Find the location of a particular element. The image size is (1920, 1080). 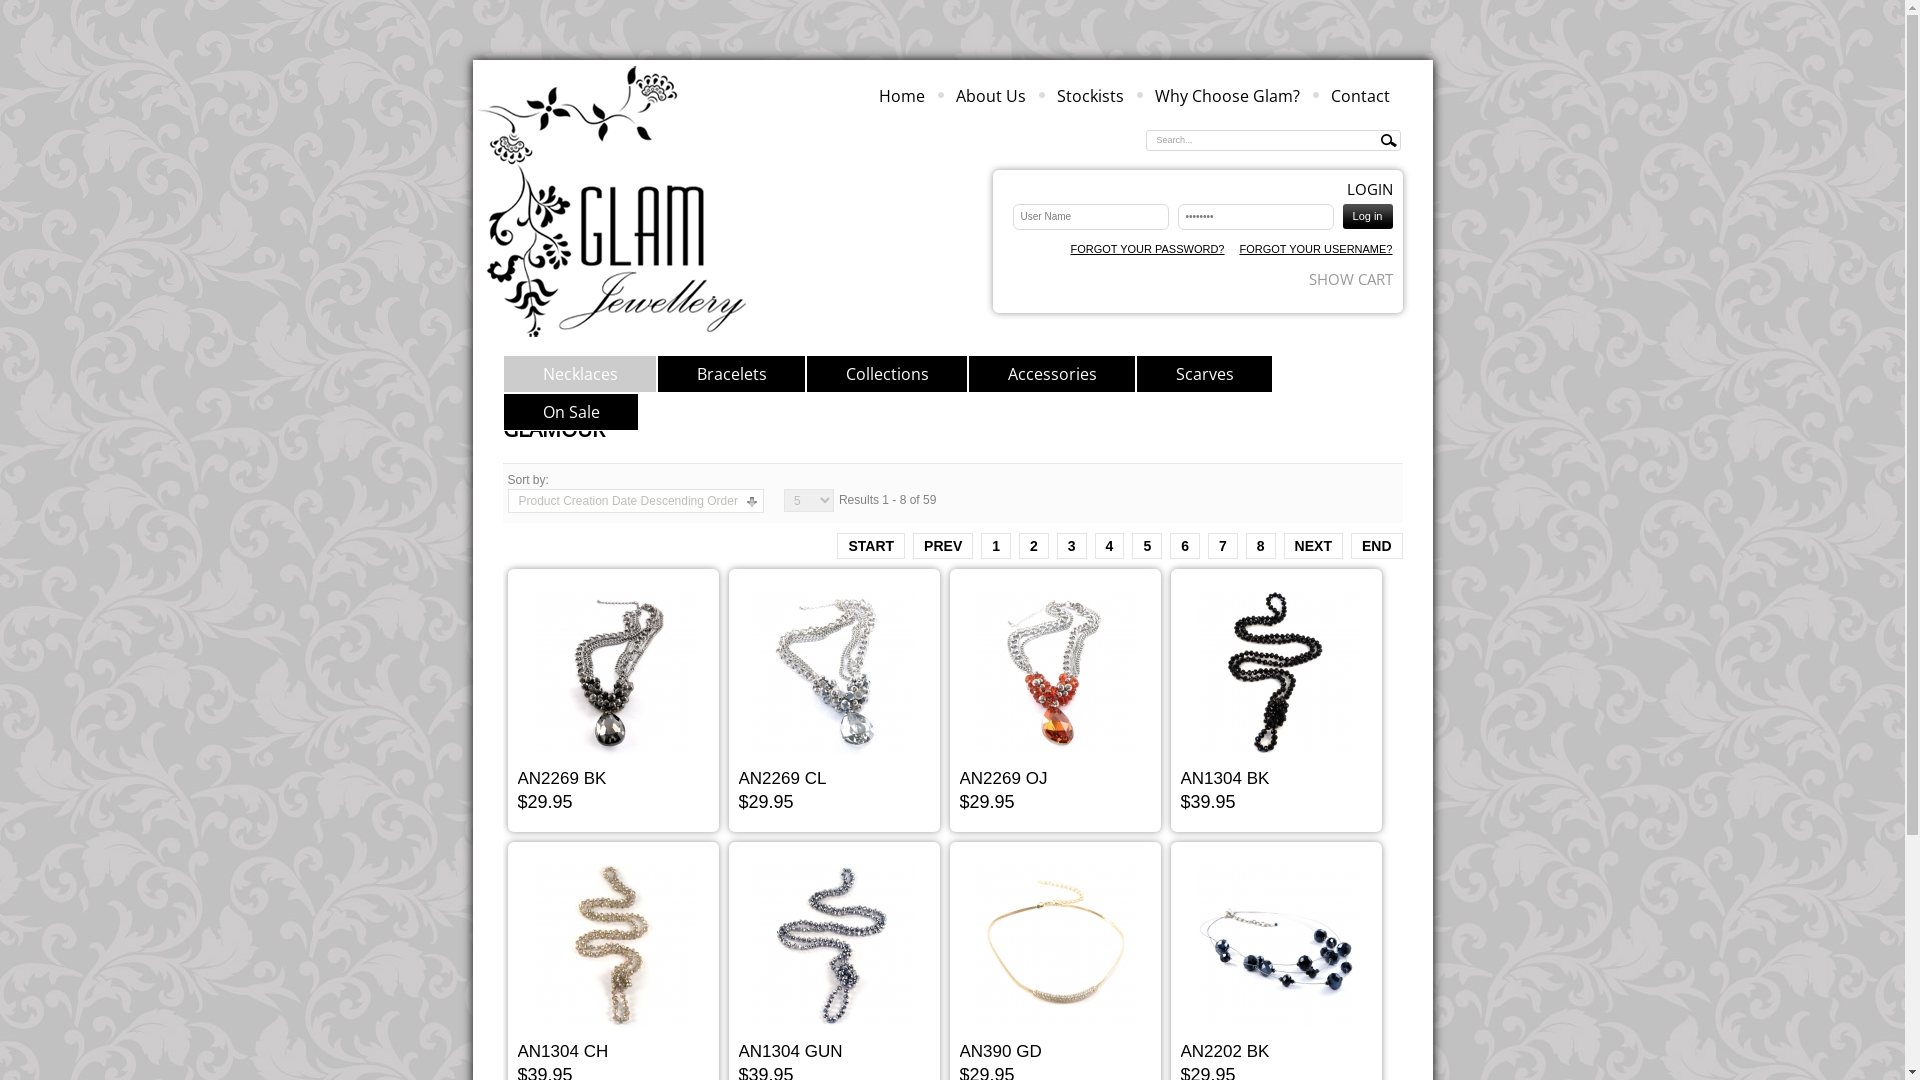

'END' is located at coordinates (1376, 546).